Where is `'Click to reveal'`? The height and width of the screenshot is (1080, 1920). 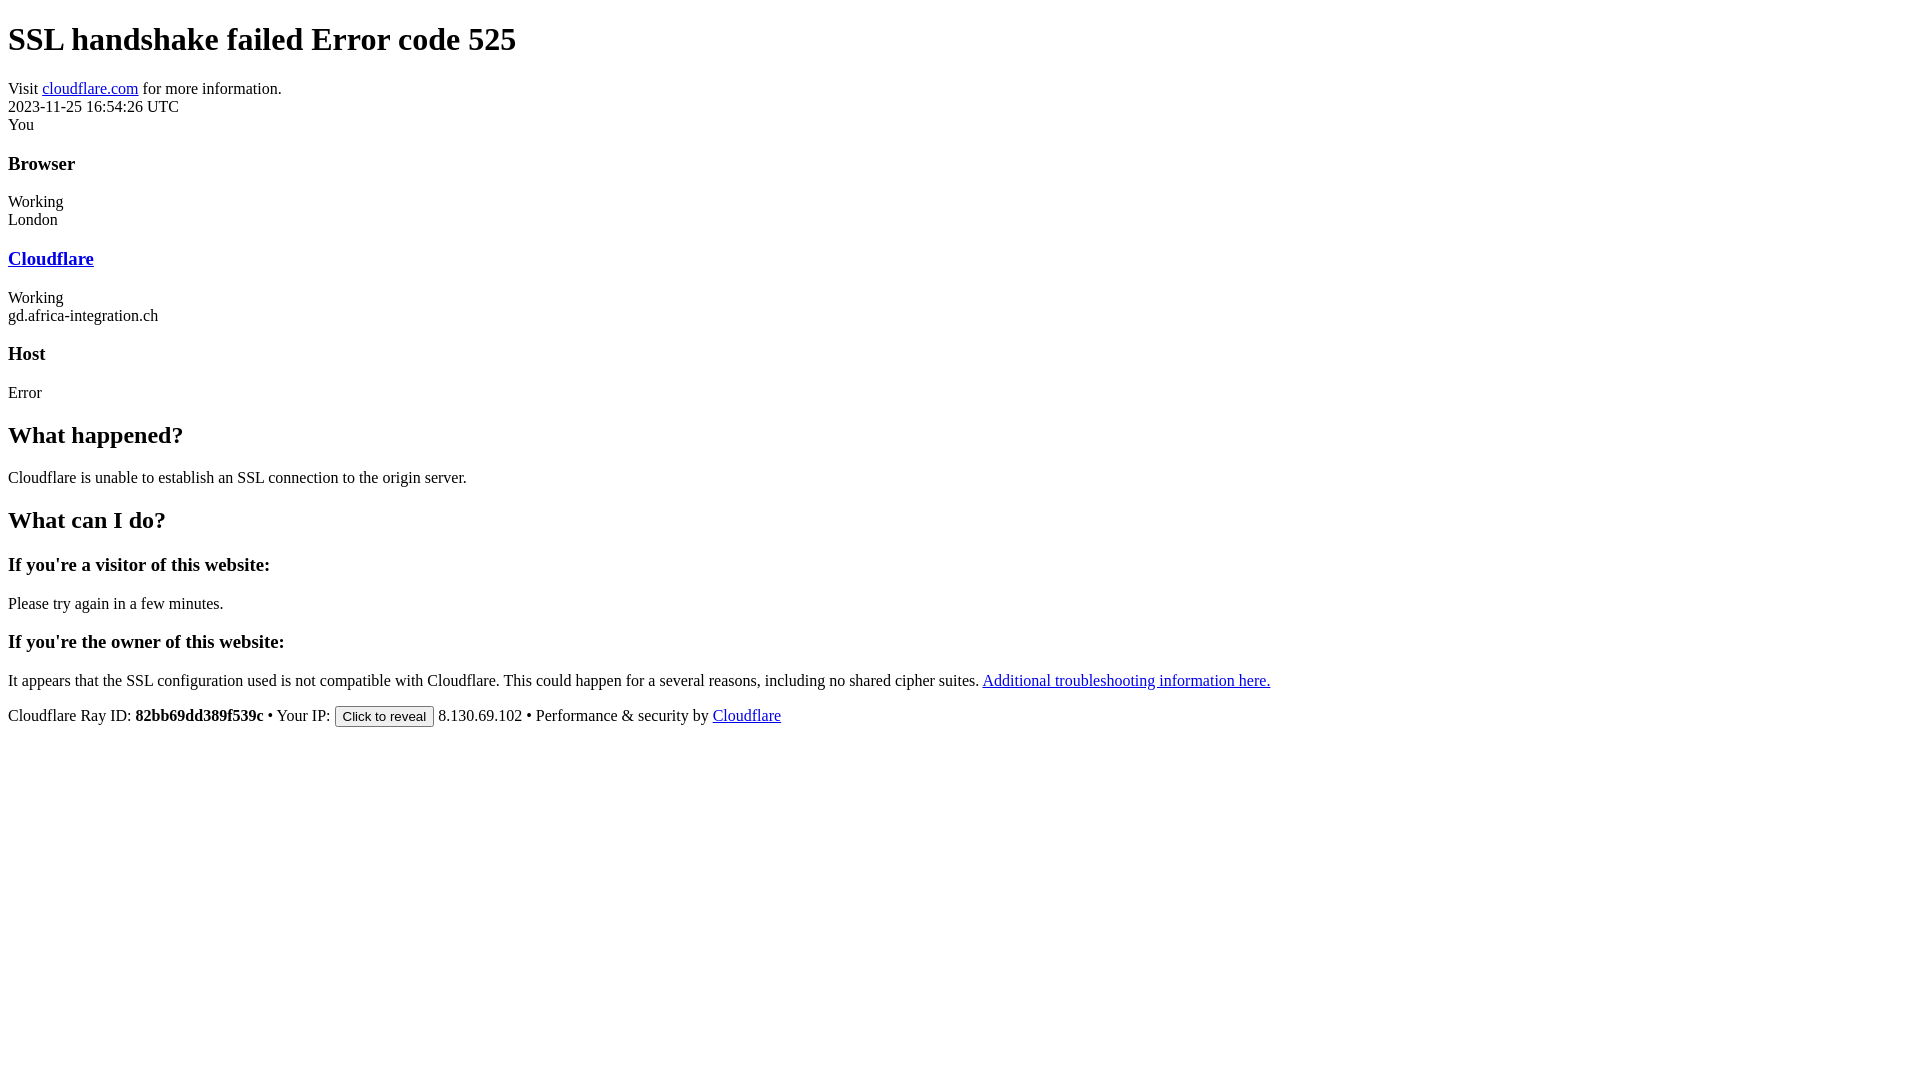
'Click to reveal' is located at coordinates (335, 715).